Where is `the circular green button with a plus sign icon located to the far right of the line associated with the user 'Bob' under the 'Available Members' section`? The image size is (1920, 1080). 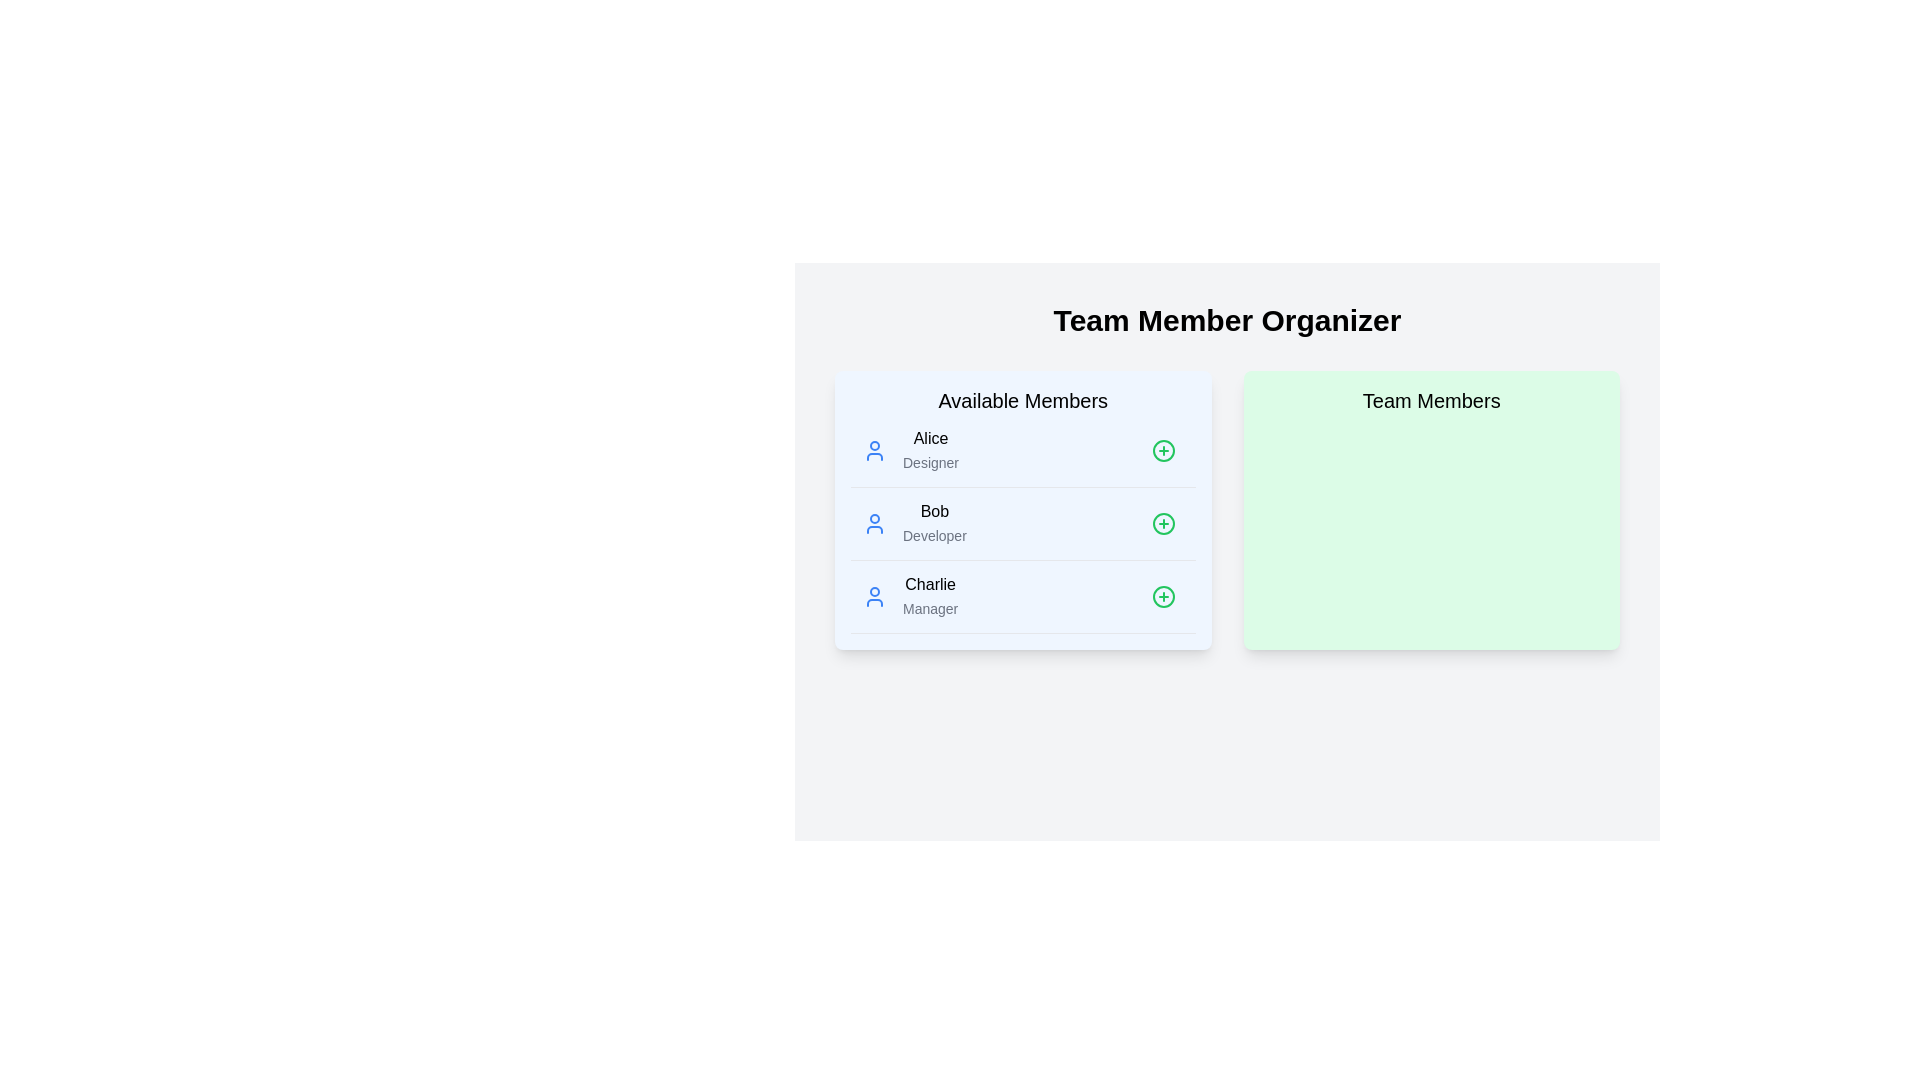 the circular green button with a plus sign icon located to the far right of the line associated with the user 'Bob' under the 'Available Members' section is located at coordinates (1163, 523).